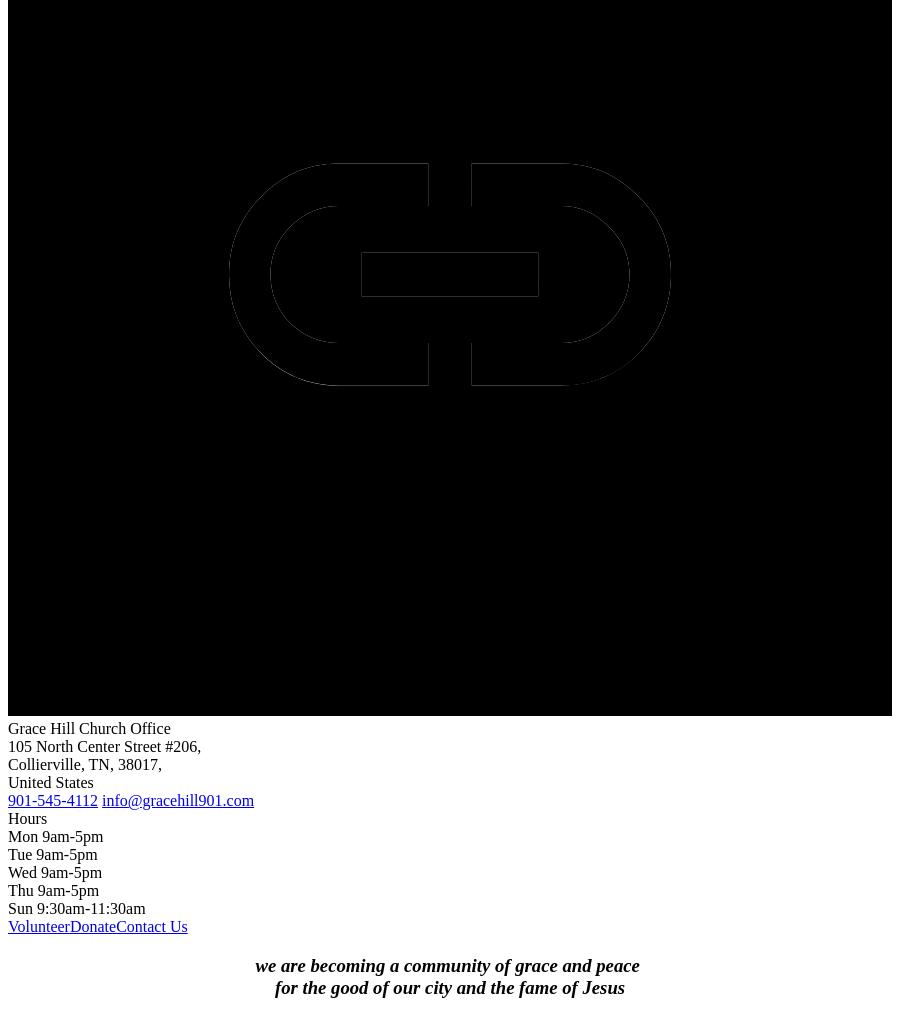  Describe the element at coordinates (88, 727) in the screenshot. I see `'Grace Hill Church Office'` at that location.